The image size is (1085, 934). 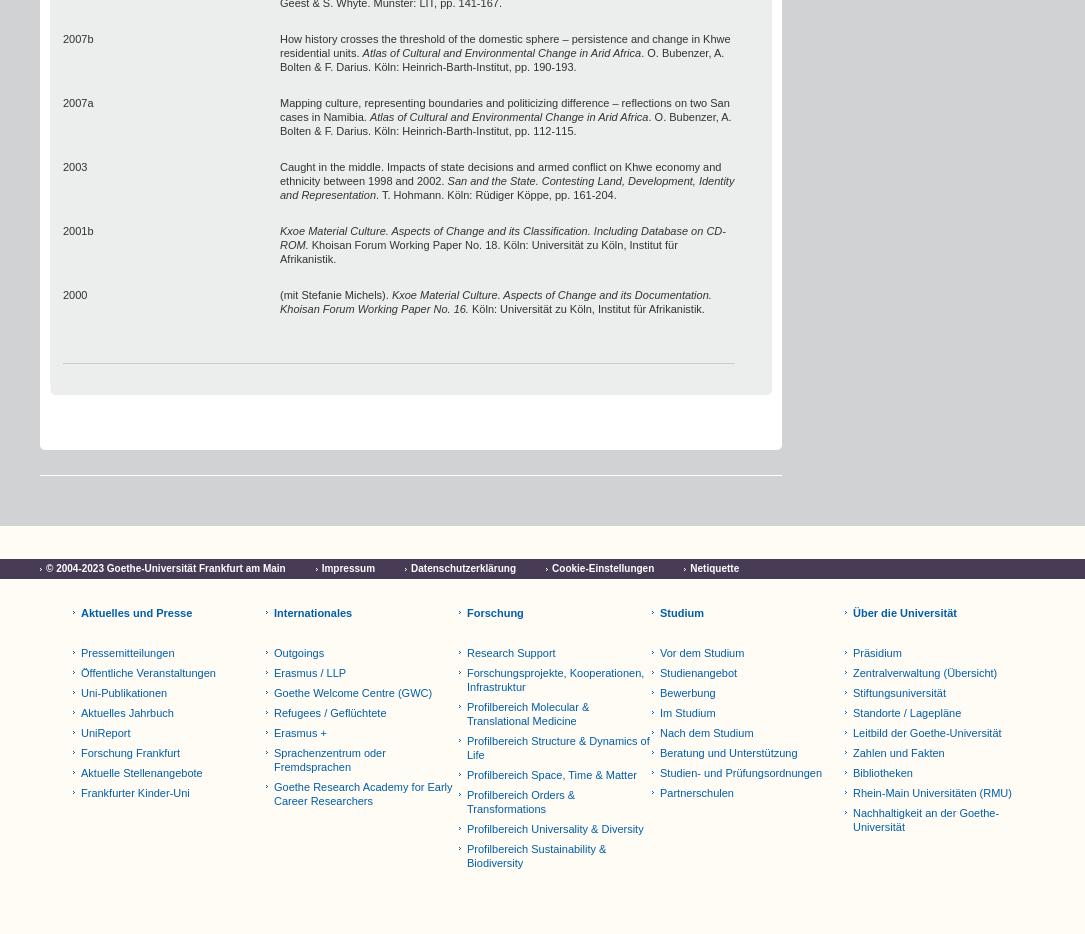 I want to click on 'Erasmus +', so click(x=299, y=733).